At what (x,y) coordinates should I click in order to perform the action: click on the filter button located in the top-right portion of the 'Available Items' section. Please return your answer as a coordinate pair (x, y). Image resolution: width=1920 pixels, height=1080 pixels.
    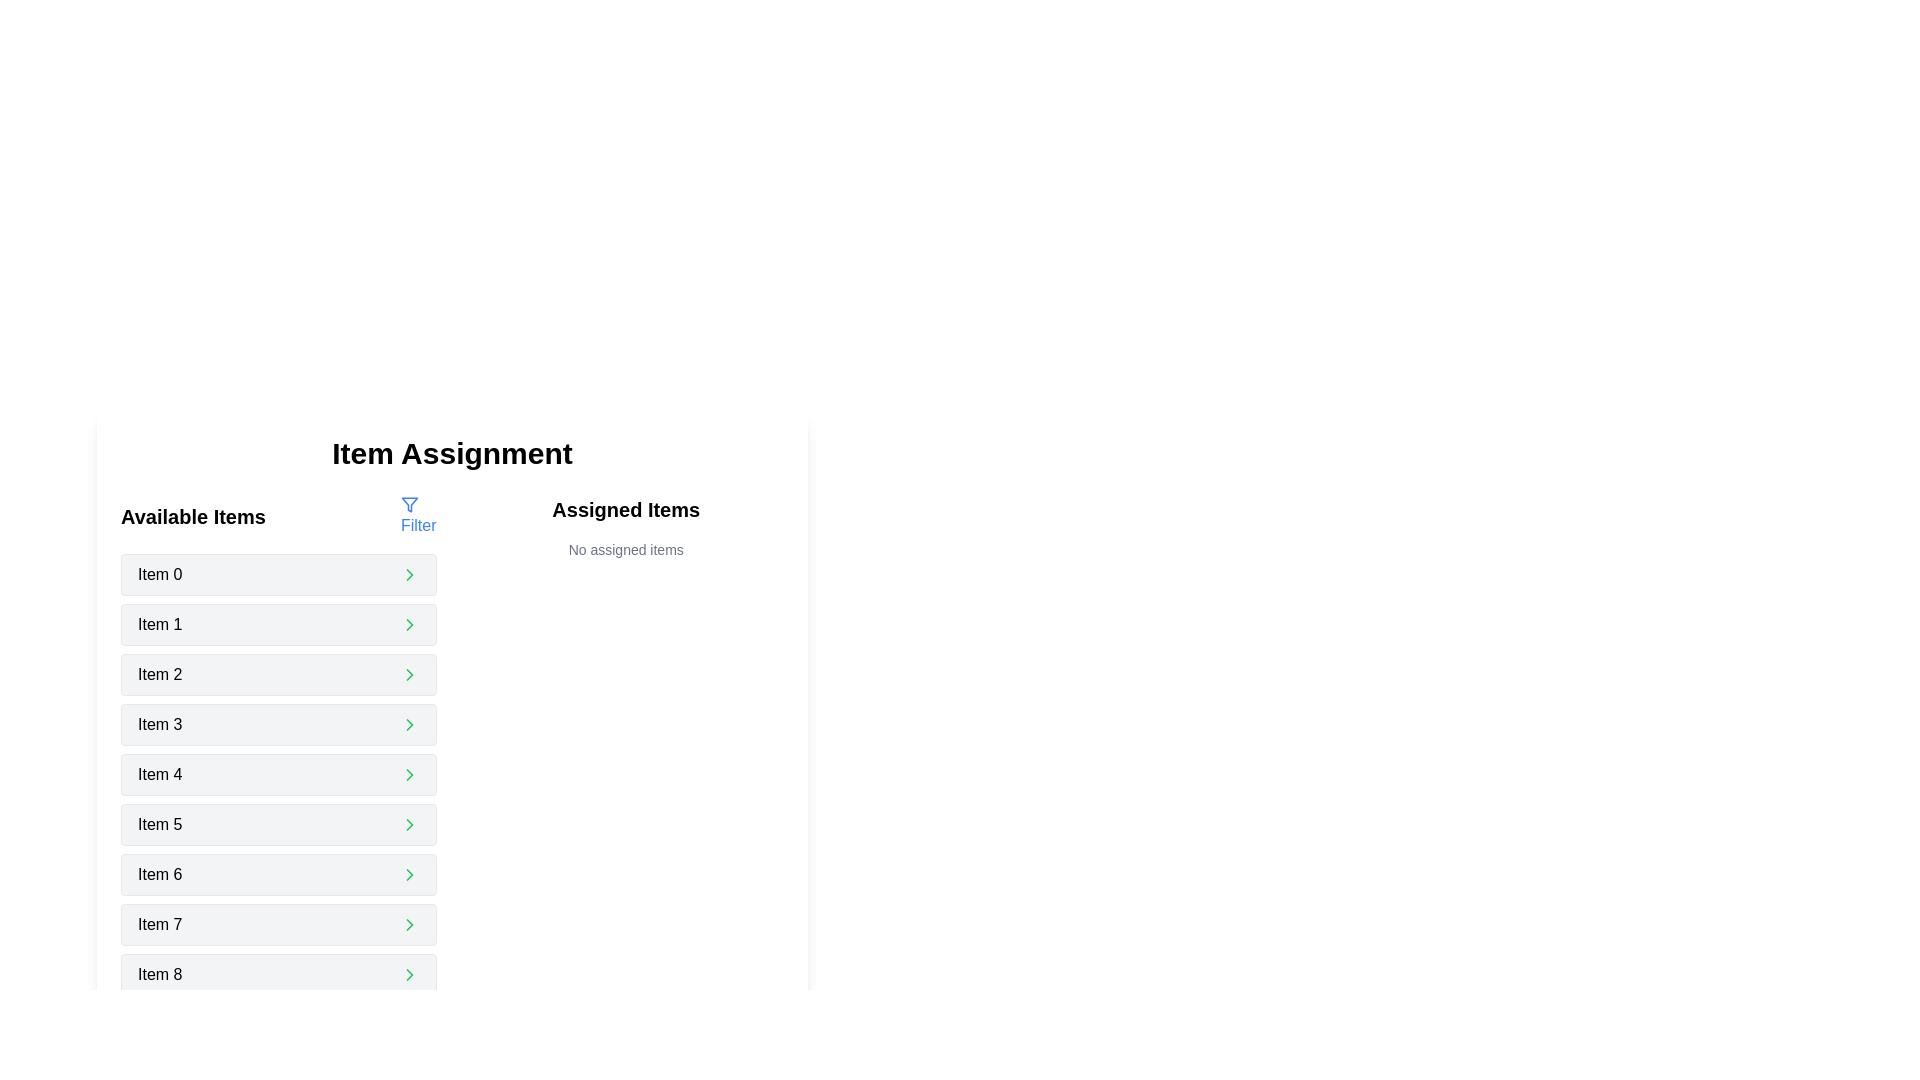
    Looking at the image, I should click on (417, 515).